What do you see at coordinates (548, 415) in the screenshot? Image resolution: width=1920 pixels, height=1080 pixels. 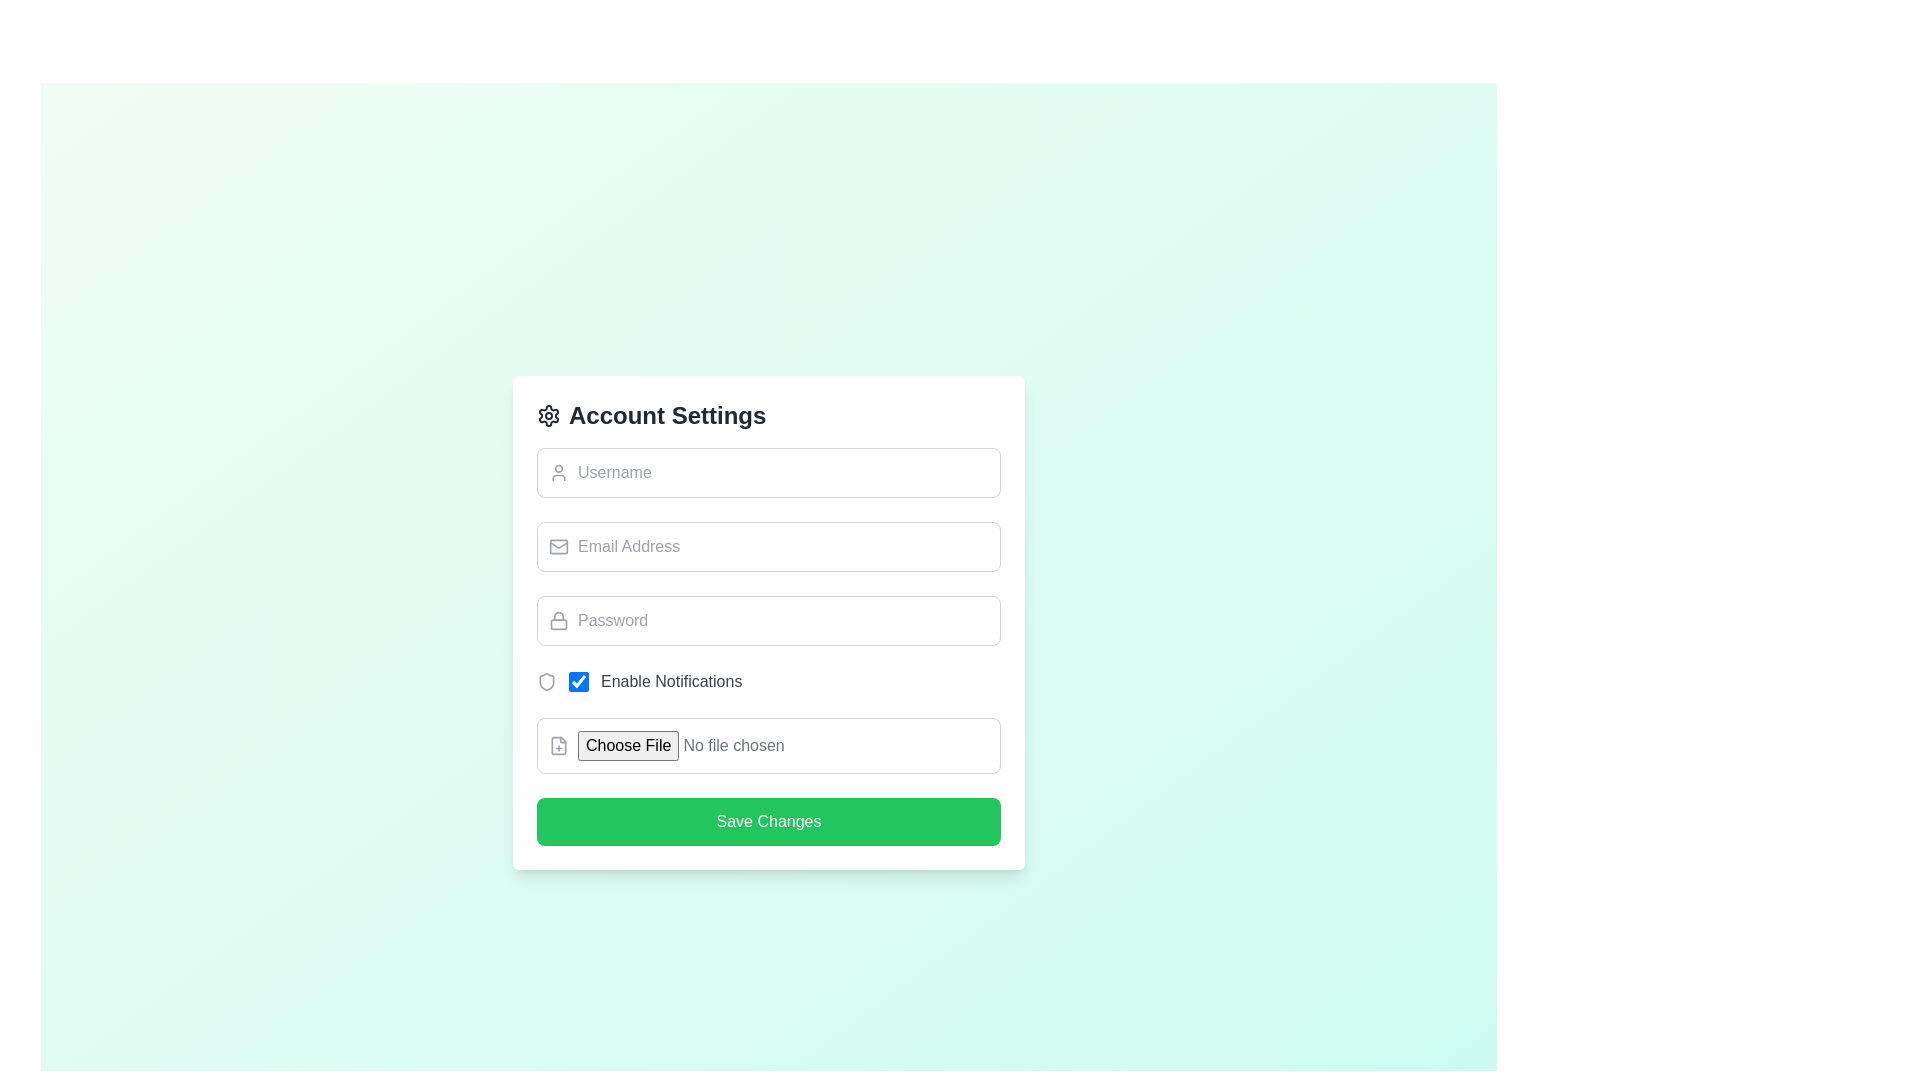 I see `the cogwheel icon representing the settings feature, which is located near the top-left corner of the settings panel adjacent to 'Account Settings'` at bounding box center [548, 415].